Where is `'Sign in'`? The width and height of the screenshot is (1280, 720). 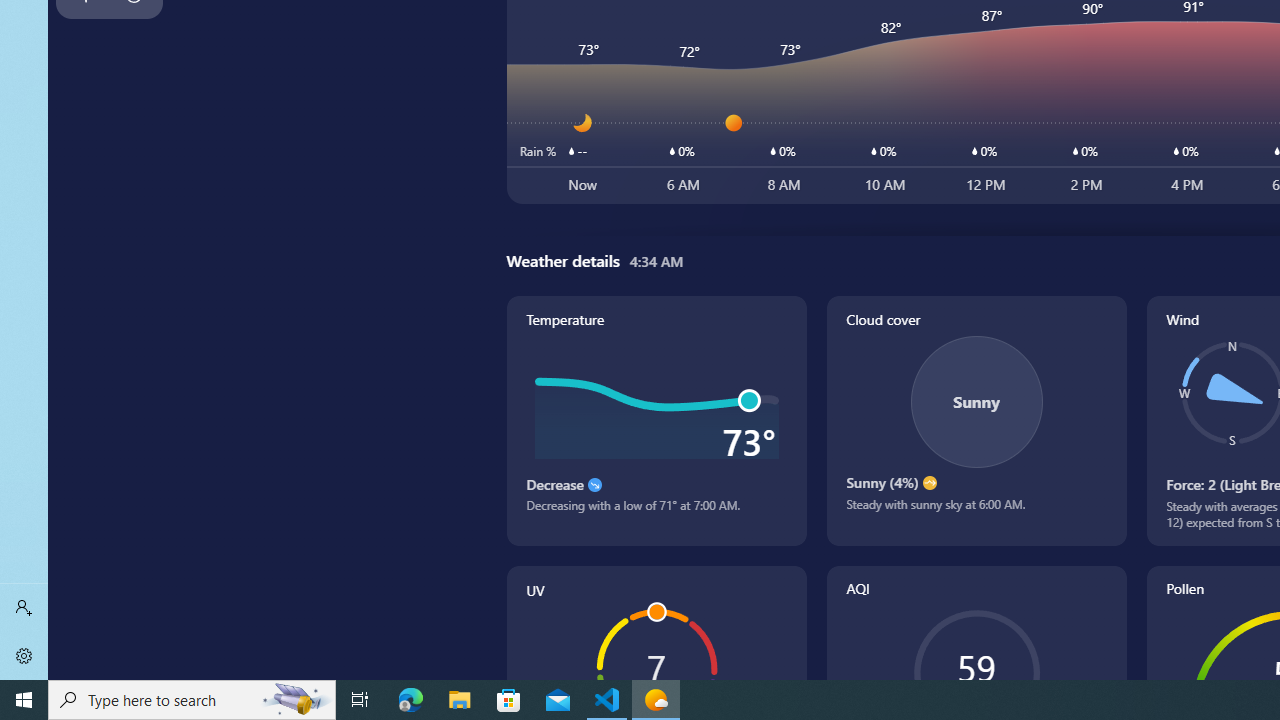 'Sign in' is located at coordinates (24, 607).